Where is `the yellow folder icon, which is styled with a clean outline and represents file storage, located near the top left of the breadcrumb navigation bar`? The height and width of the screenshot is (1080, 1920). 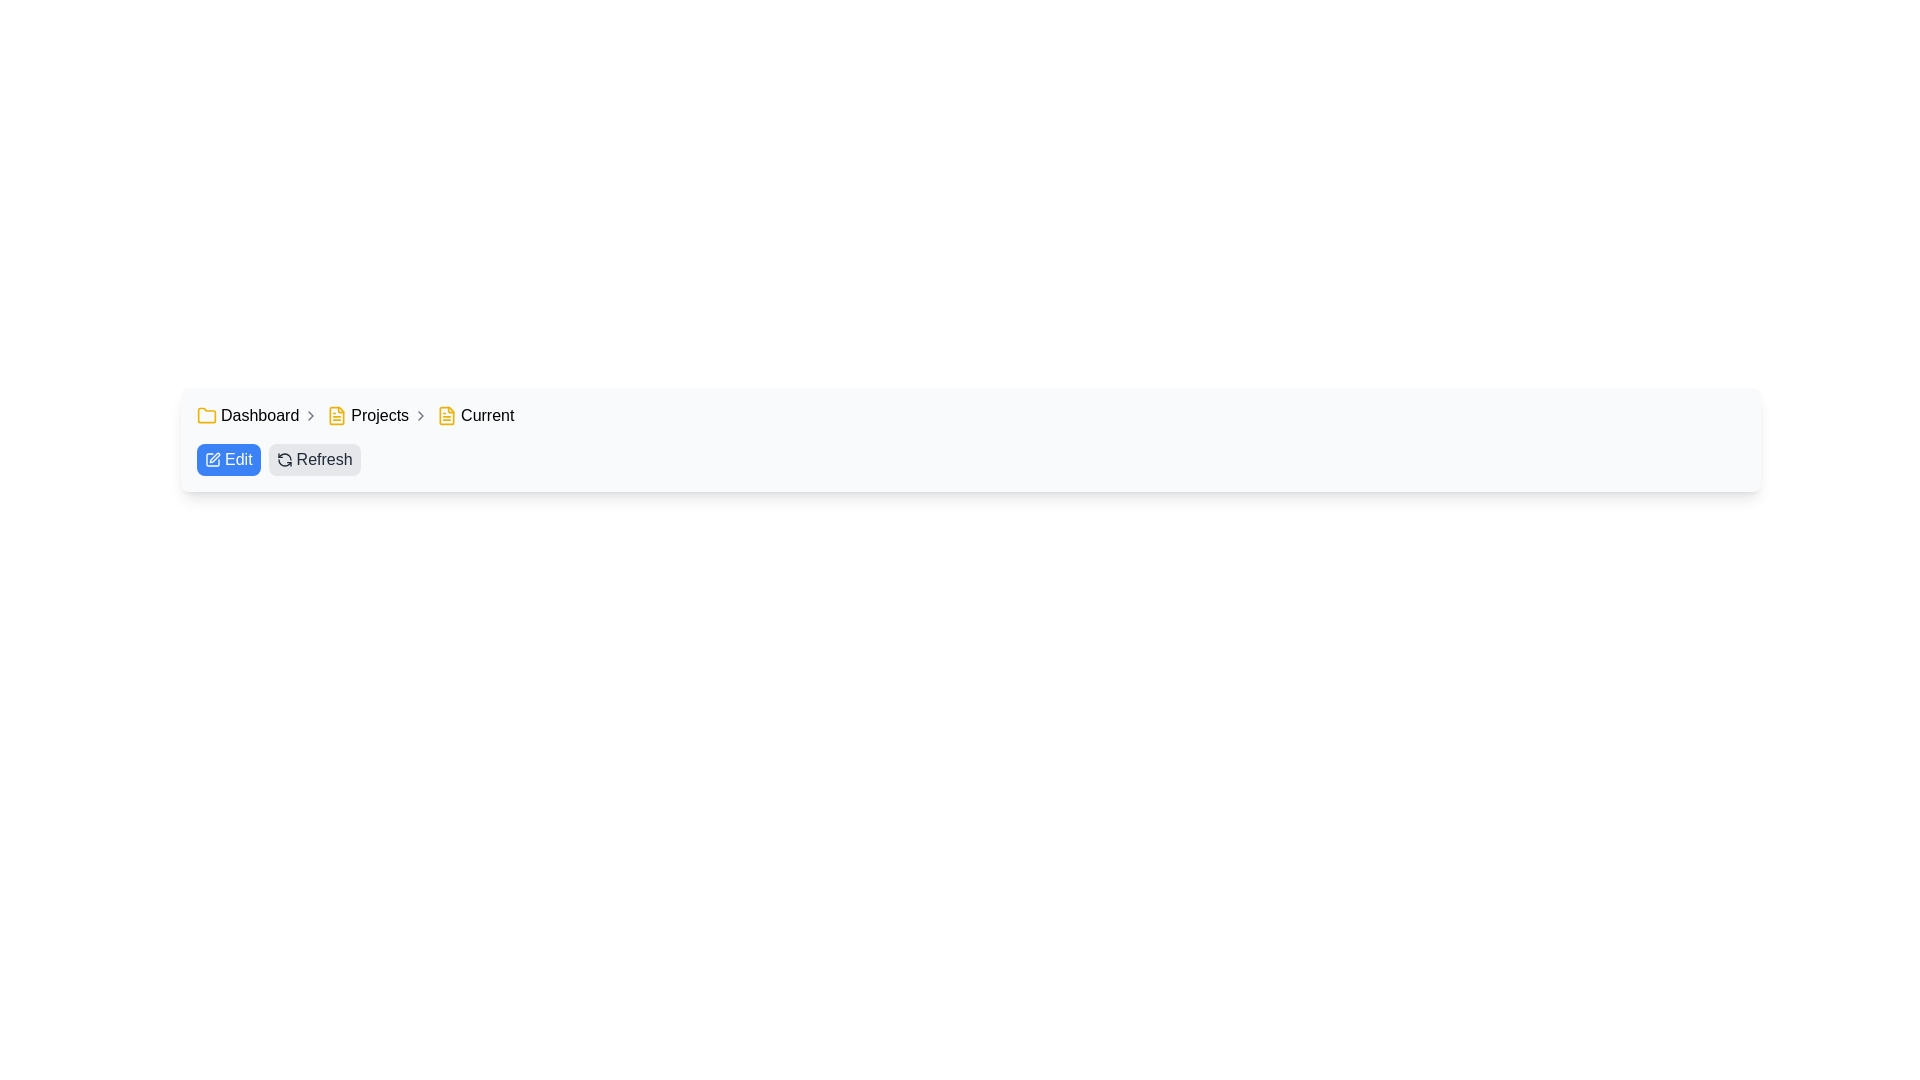
the yellow folder icon, which is styled with a clean outline and represents file storage, located near the top left of the breadcrumb navigation bar is located at coordinates (206, 414).